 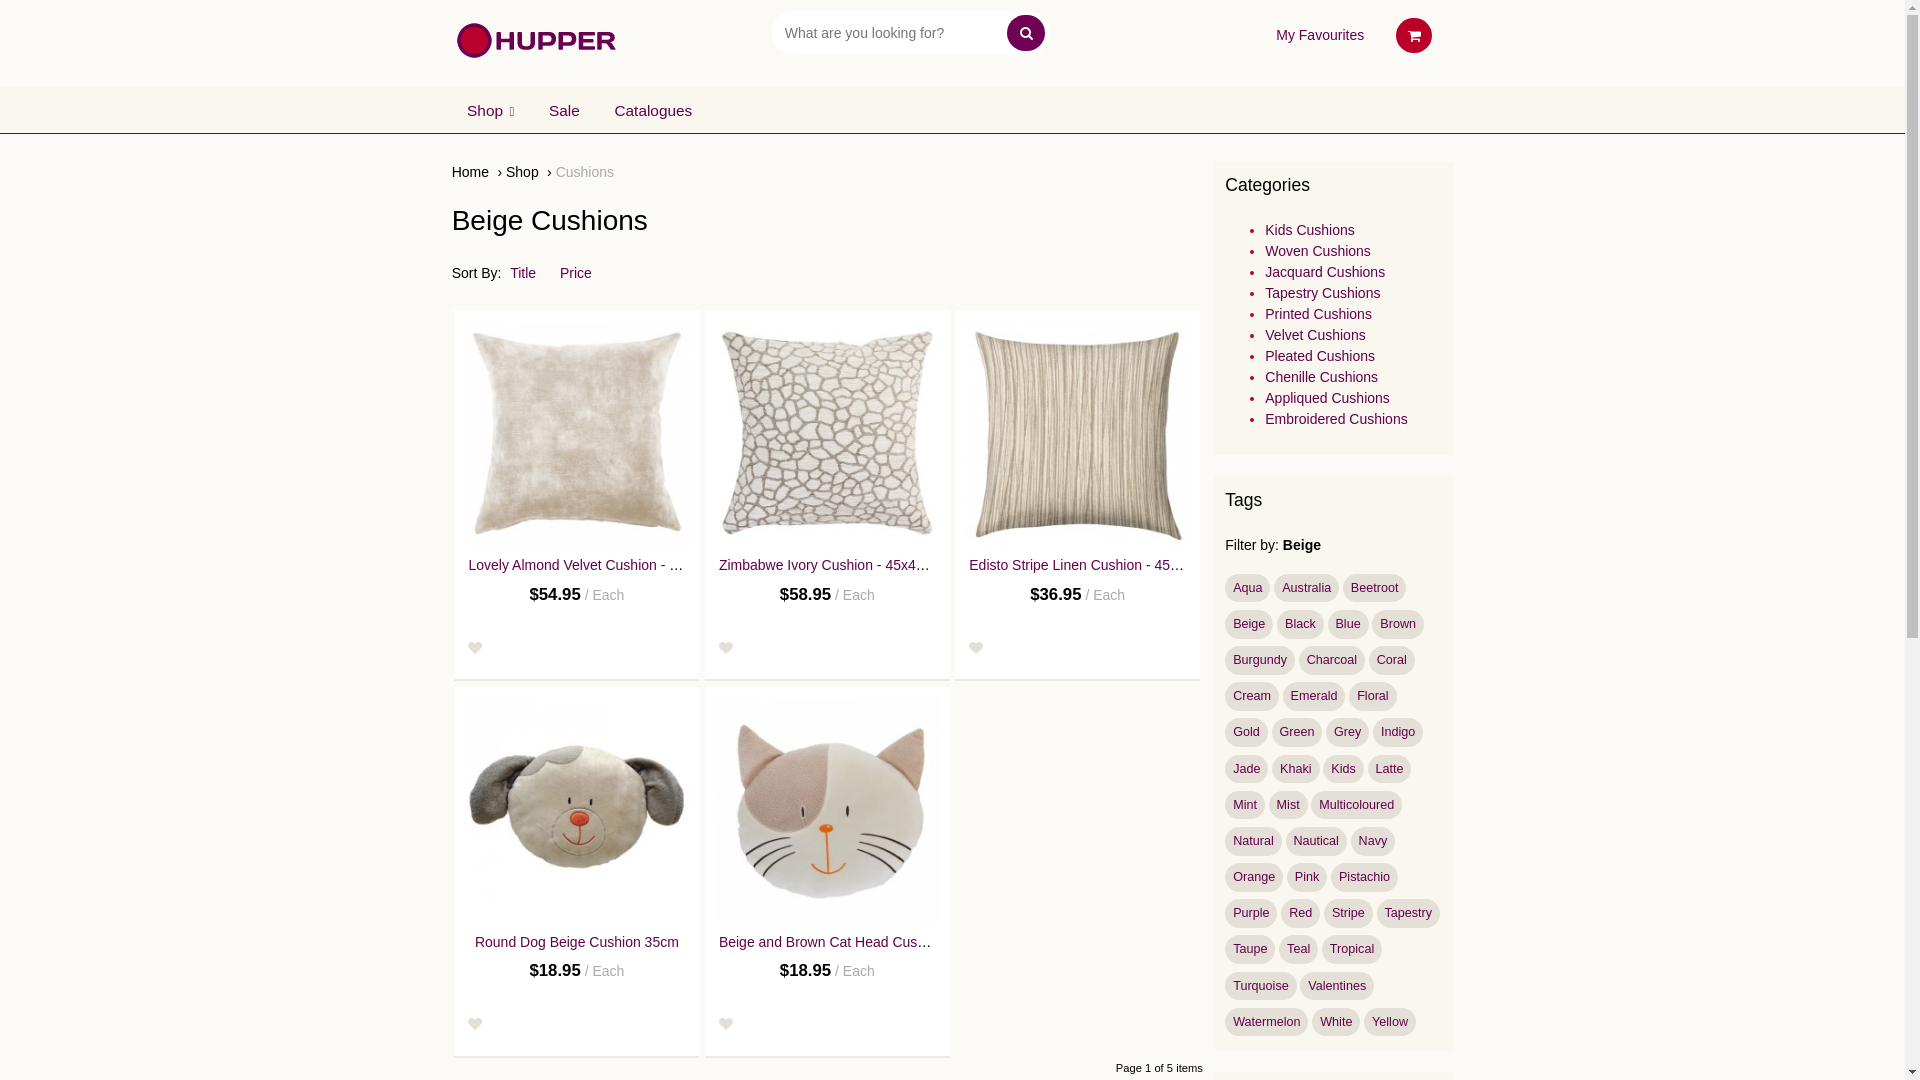 What do you see at coordinates (1271, 732) in the screenshot?
I see `'Green'` at bounding box center [1271, 732].